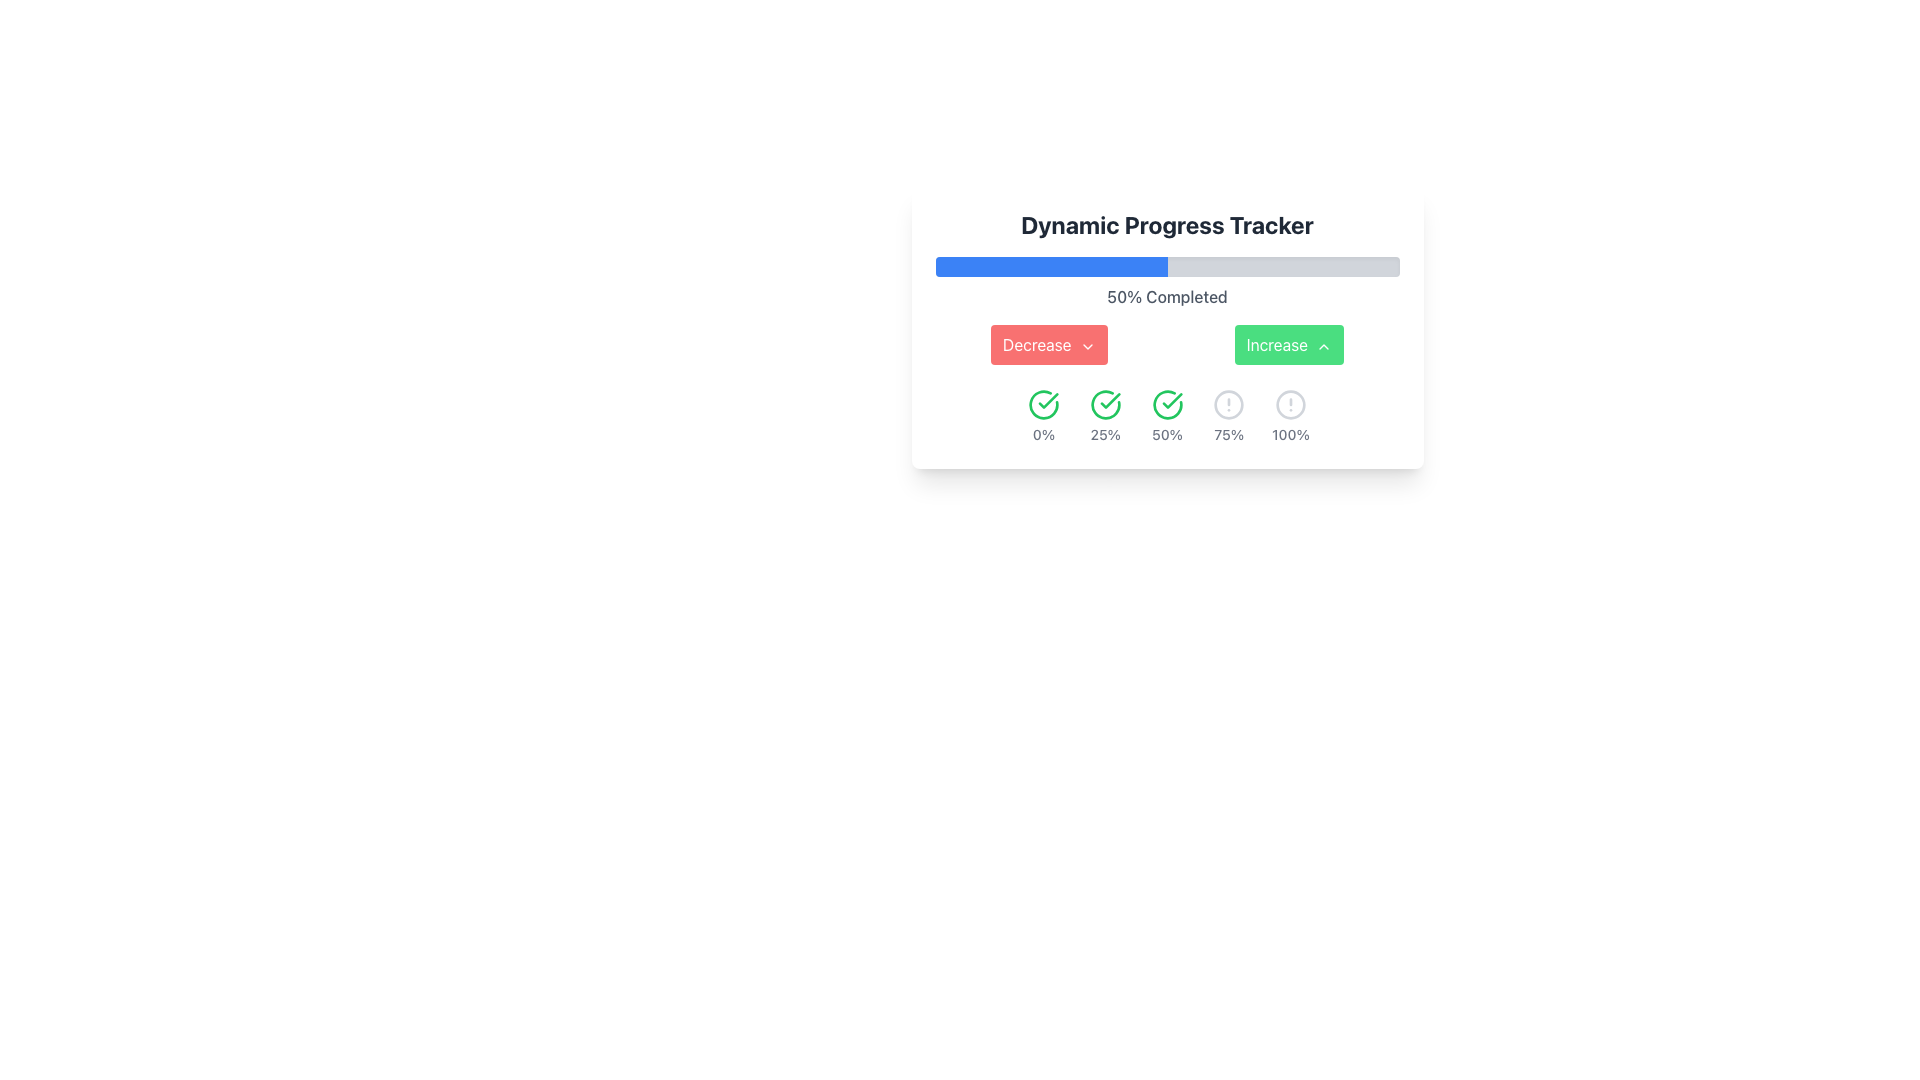 The height and width of the screenshot is (1080, 1920). I want to click on the progress status indicator that visually confirms progress at 50%, located in the center of the horizontal sequence below 'Dynamic Progress Tracker', so click(1167, 415).